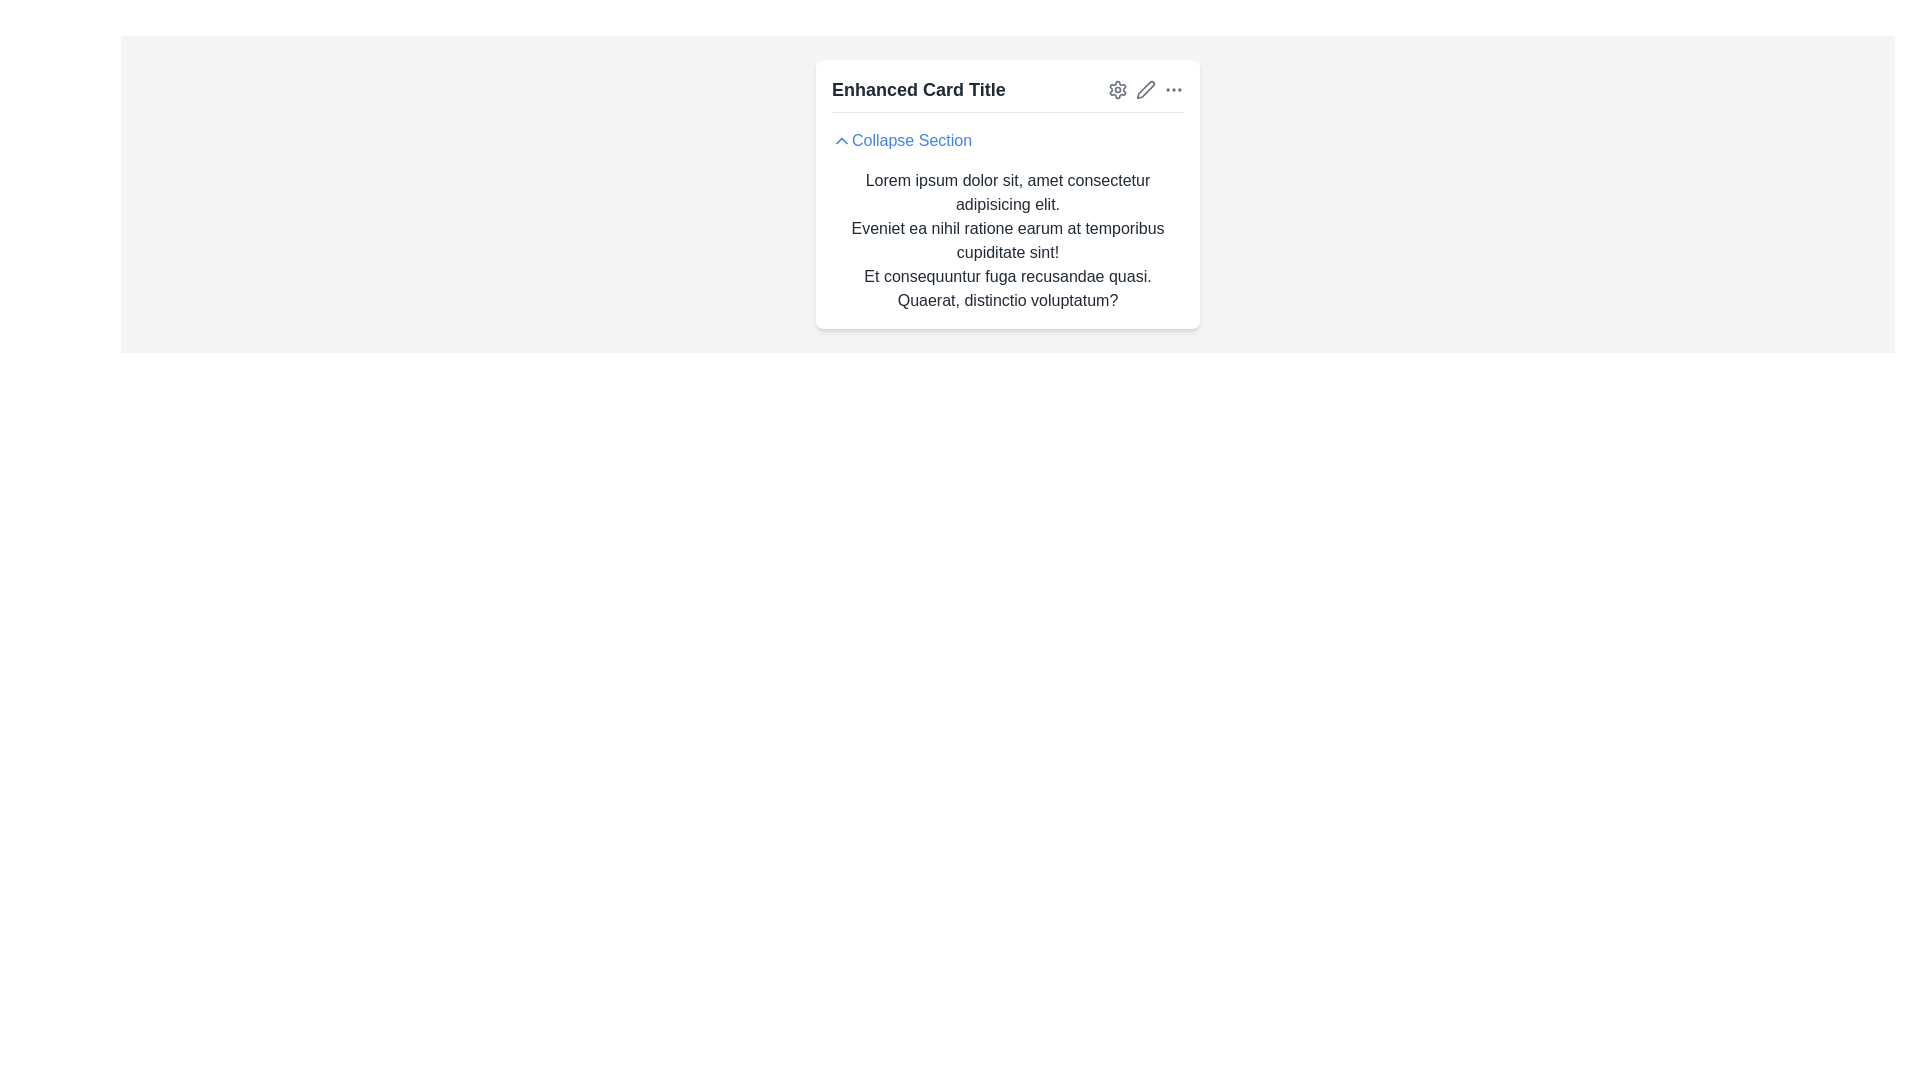 The width and height of the screenshot is (1920, 1080). What do you see at coordinates (1146, 88) in the screenshot?
I see `the pen icon in the top-right corner of the rectangular card` at bounding box center [1146, 88].